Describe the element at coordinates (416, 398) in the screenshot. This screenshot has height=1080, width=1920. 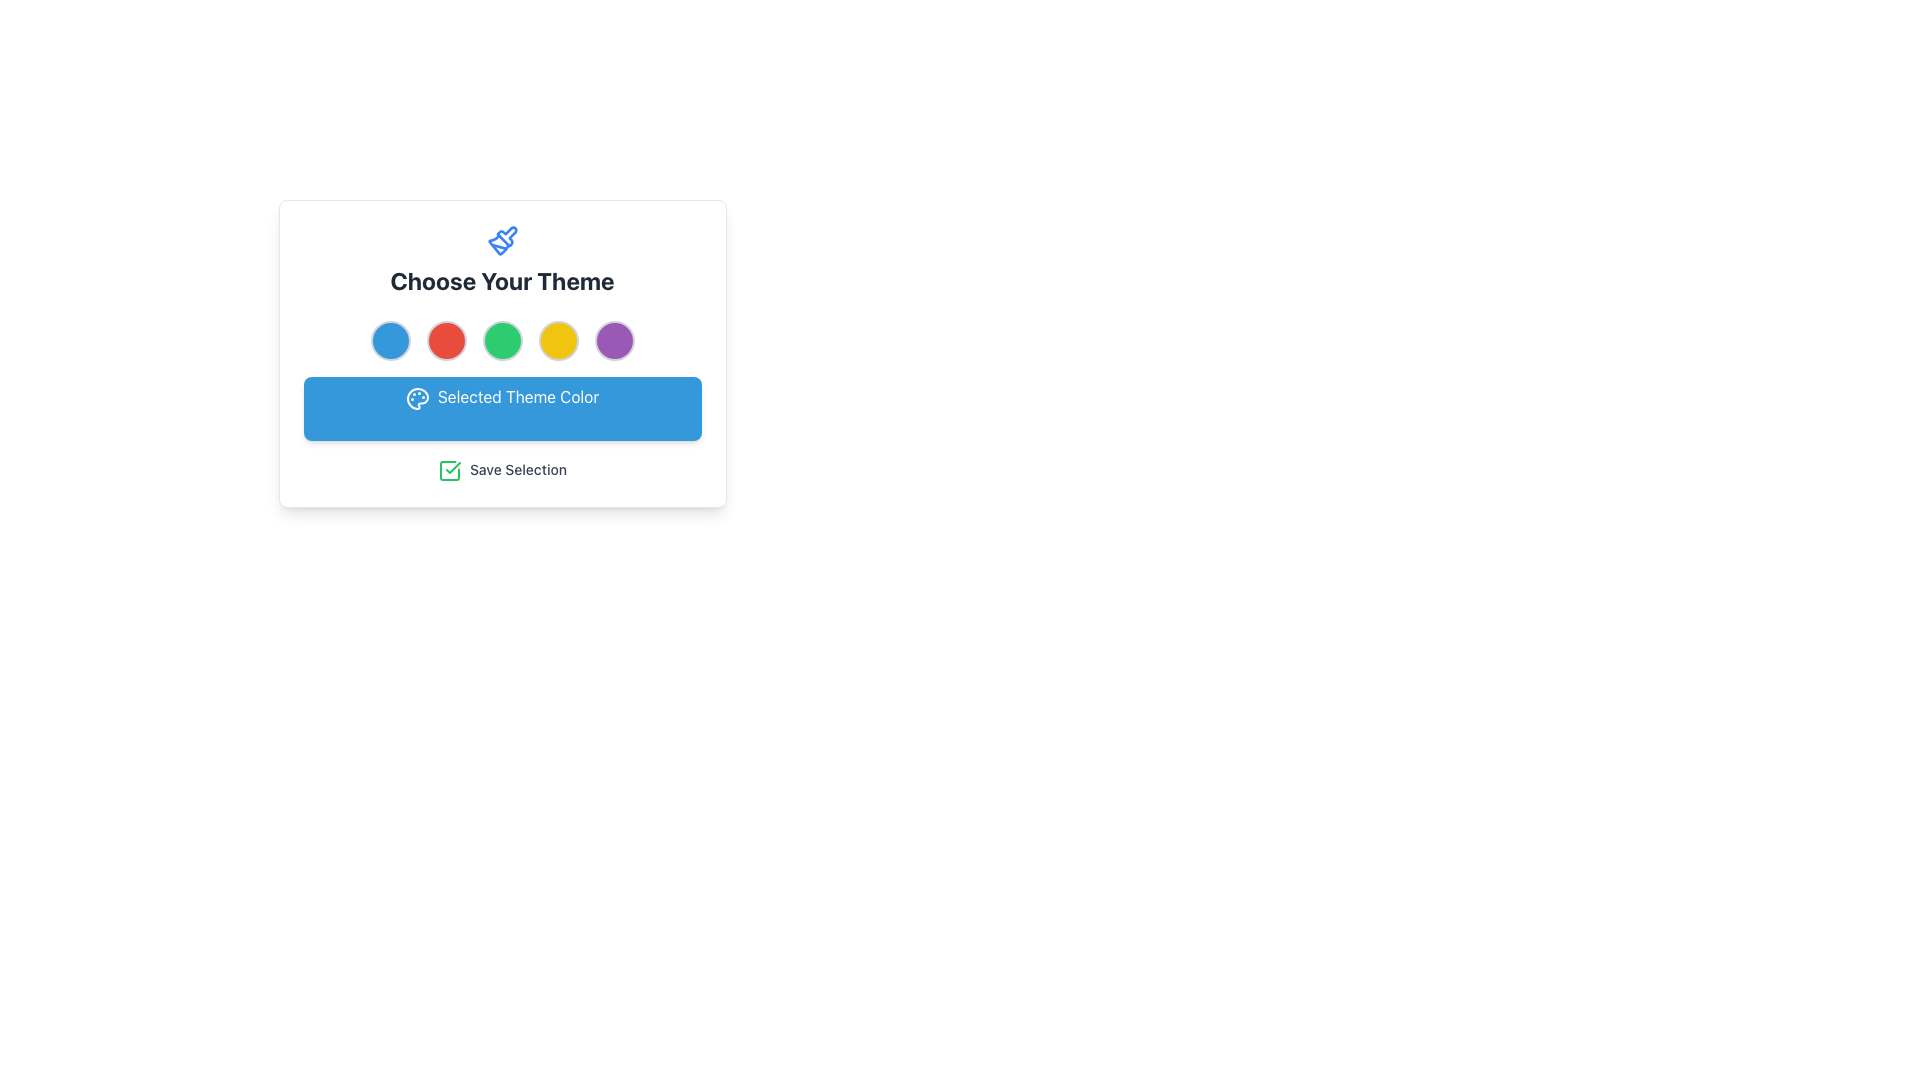
I see `the color palette icon located to the left of the 'Selected Theme Color' text within the blue rectangular button` at that location.